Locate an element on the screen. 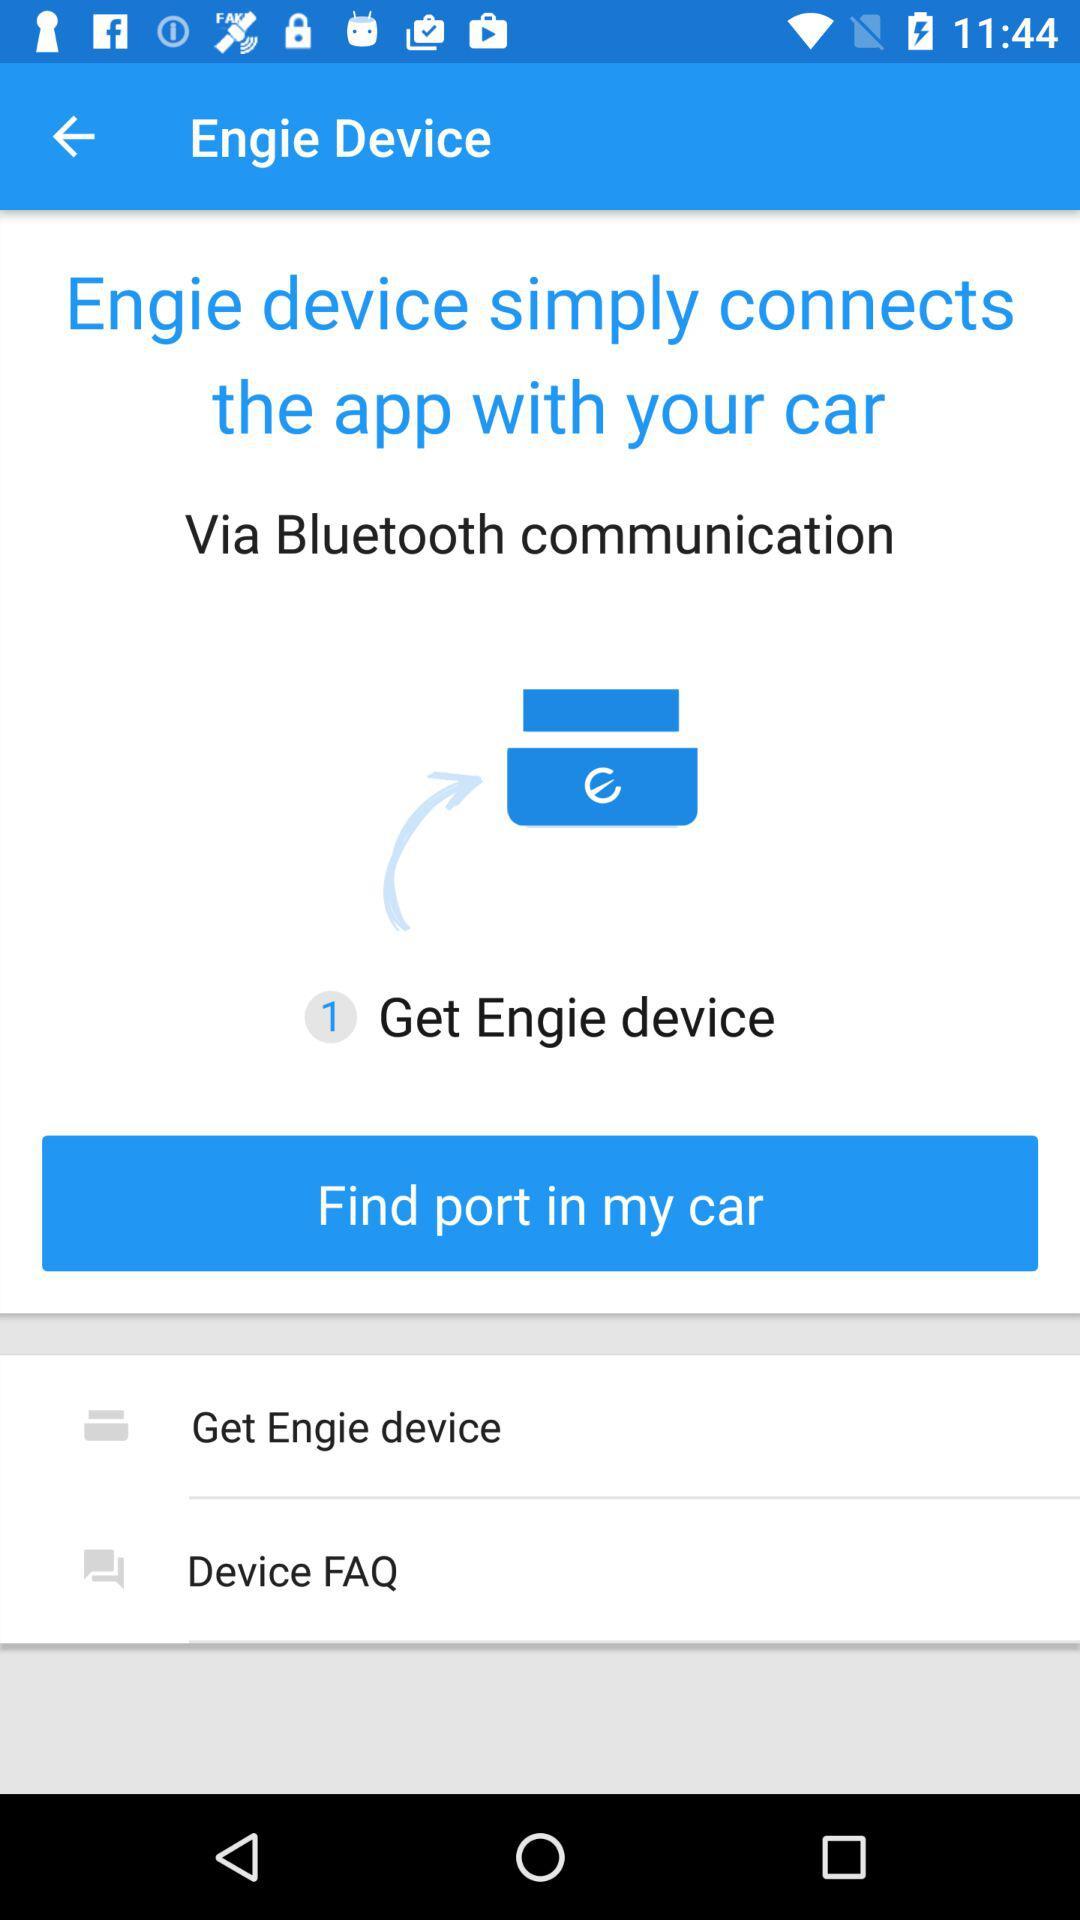 The image size is (1080, 1920). item above the get engie device item is located at coordinates (540, 1202).